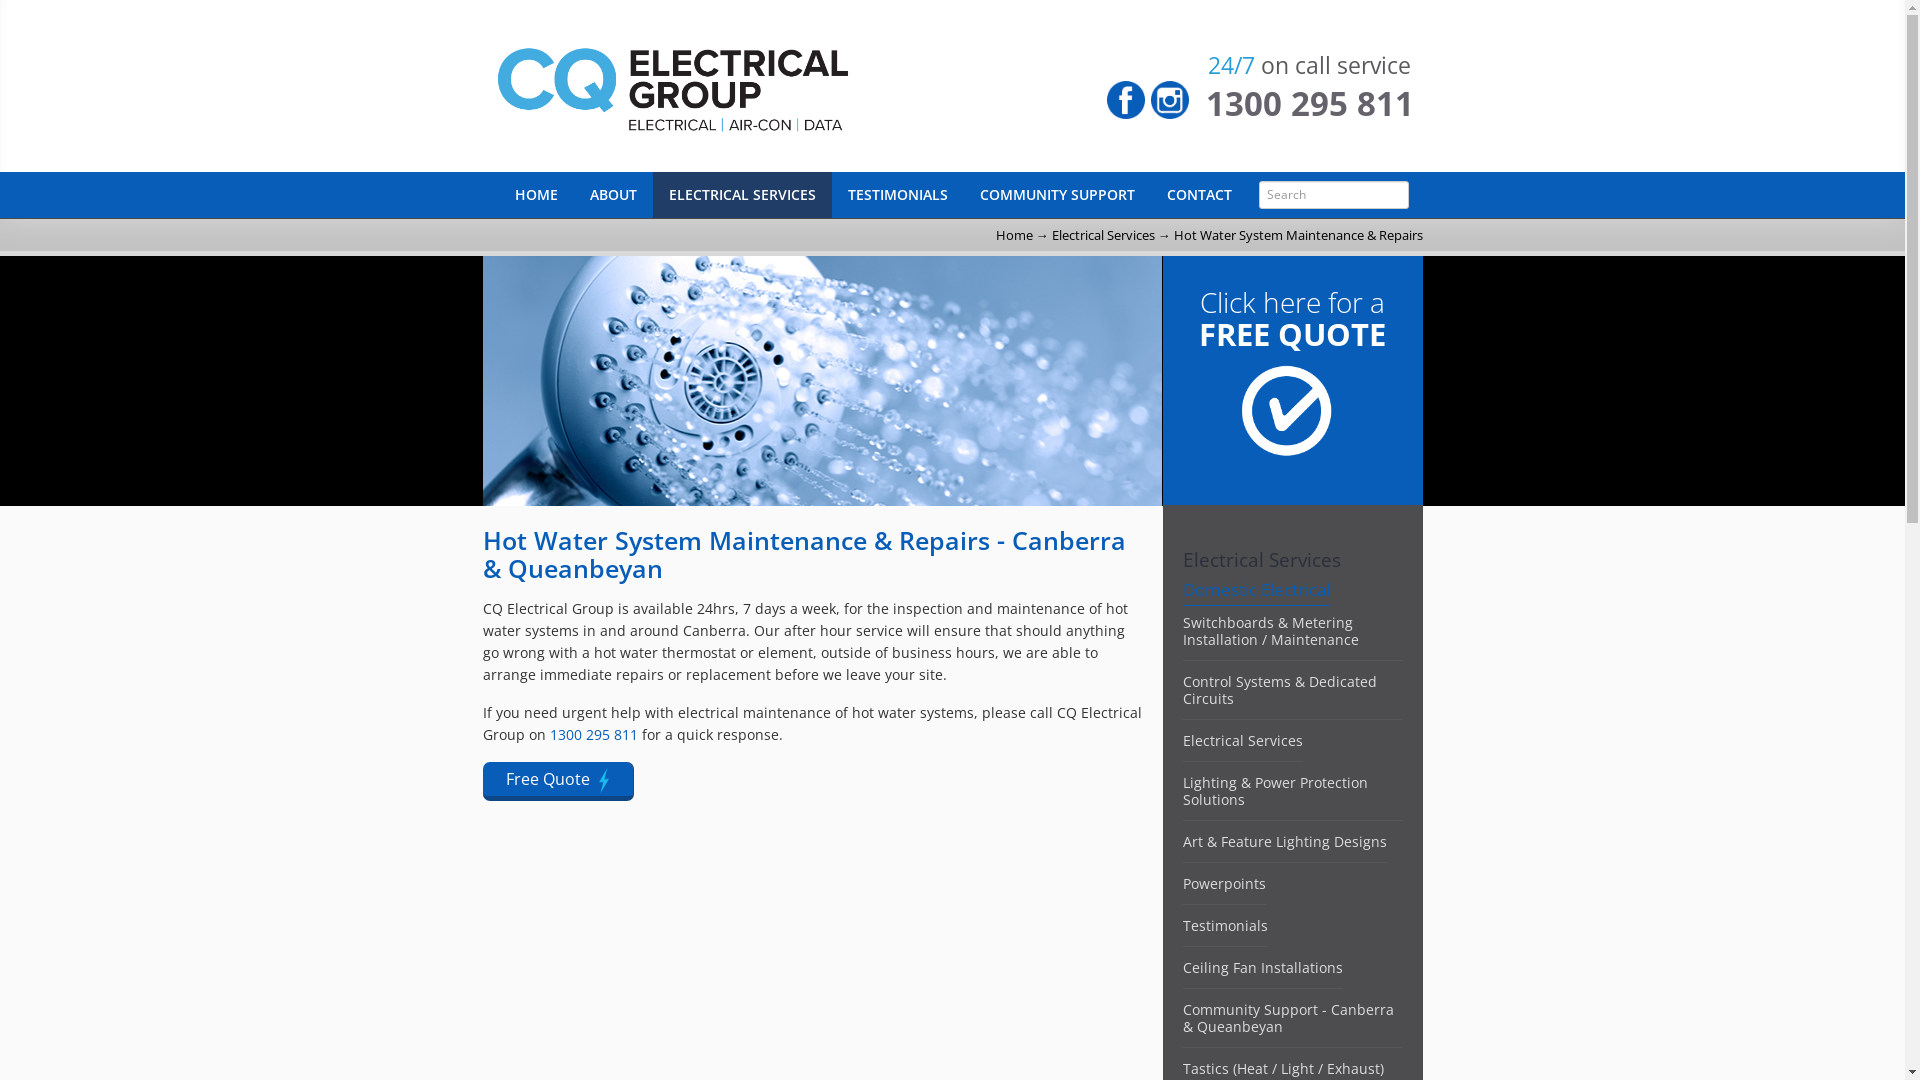  Describe the element at coordinates (1014, 234) in the screenshot. I see `'Home'` at that location.